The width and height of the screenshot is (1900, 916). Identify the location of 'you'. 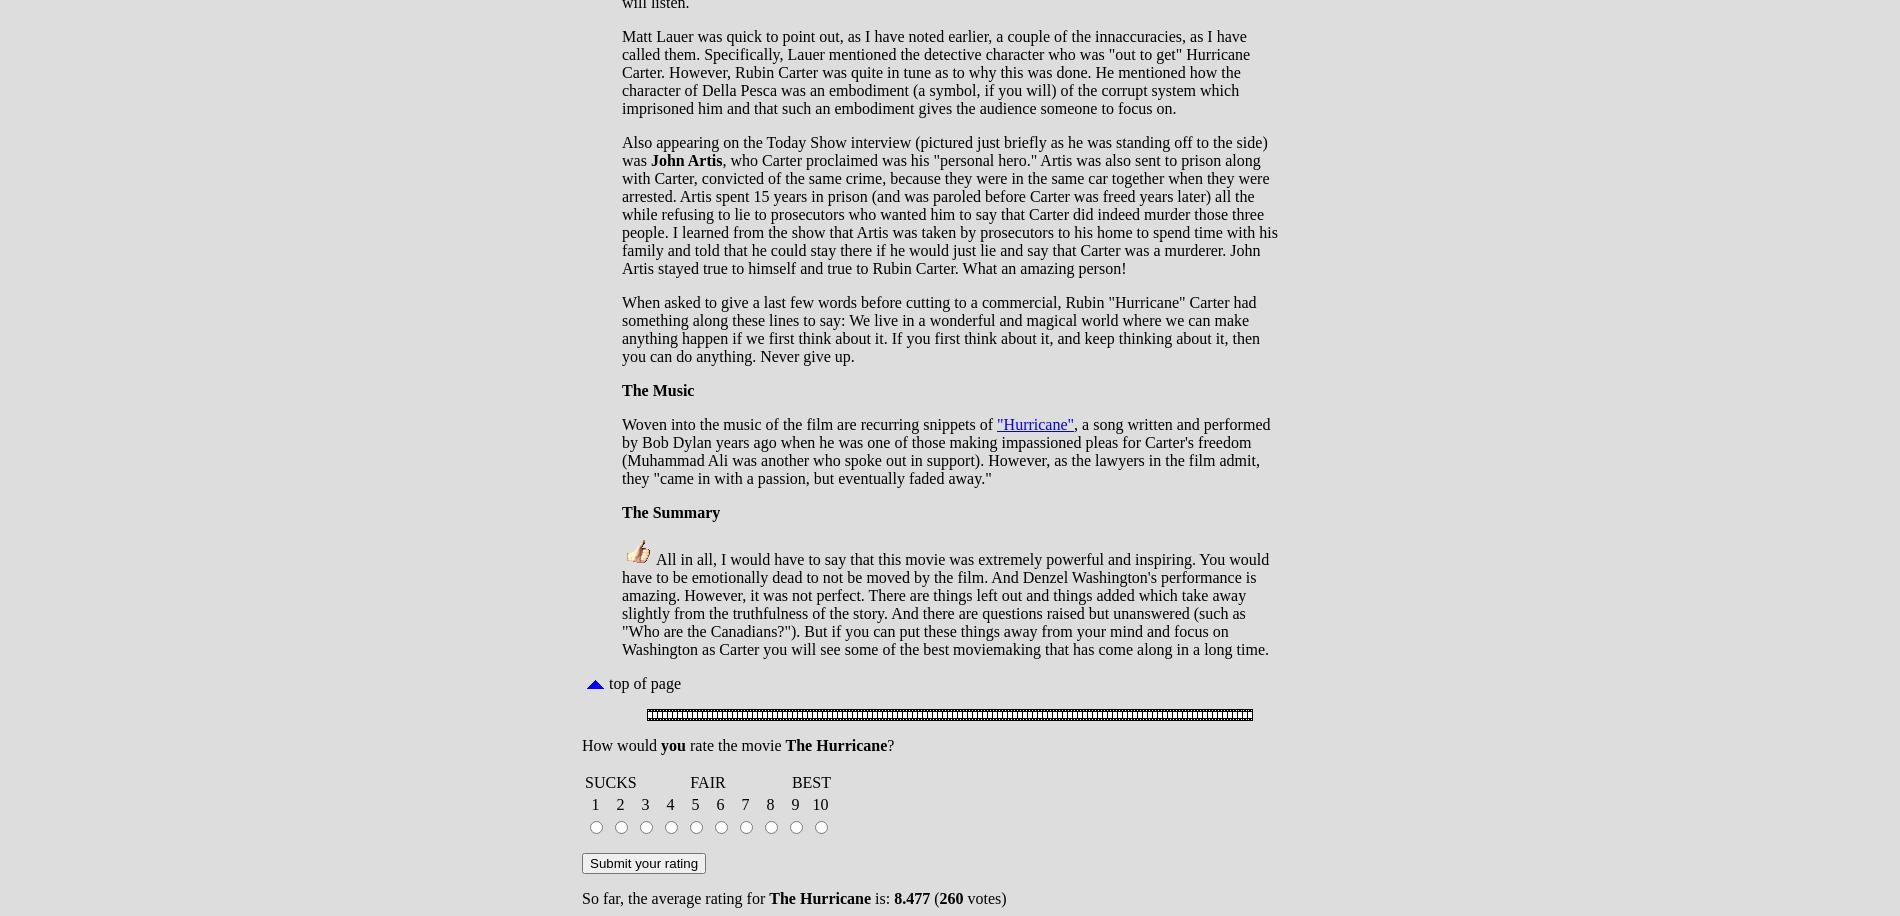
(673, 744).